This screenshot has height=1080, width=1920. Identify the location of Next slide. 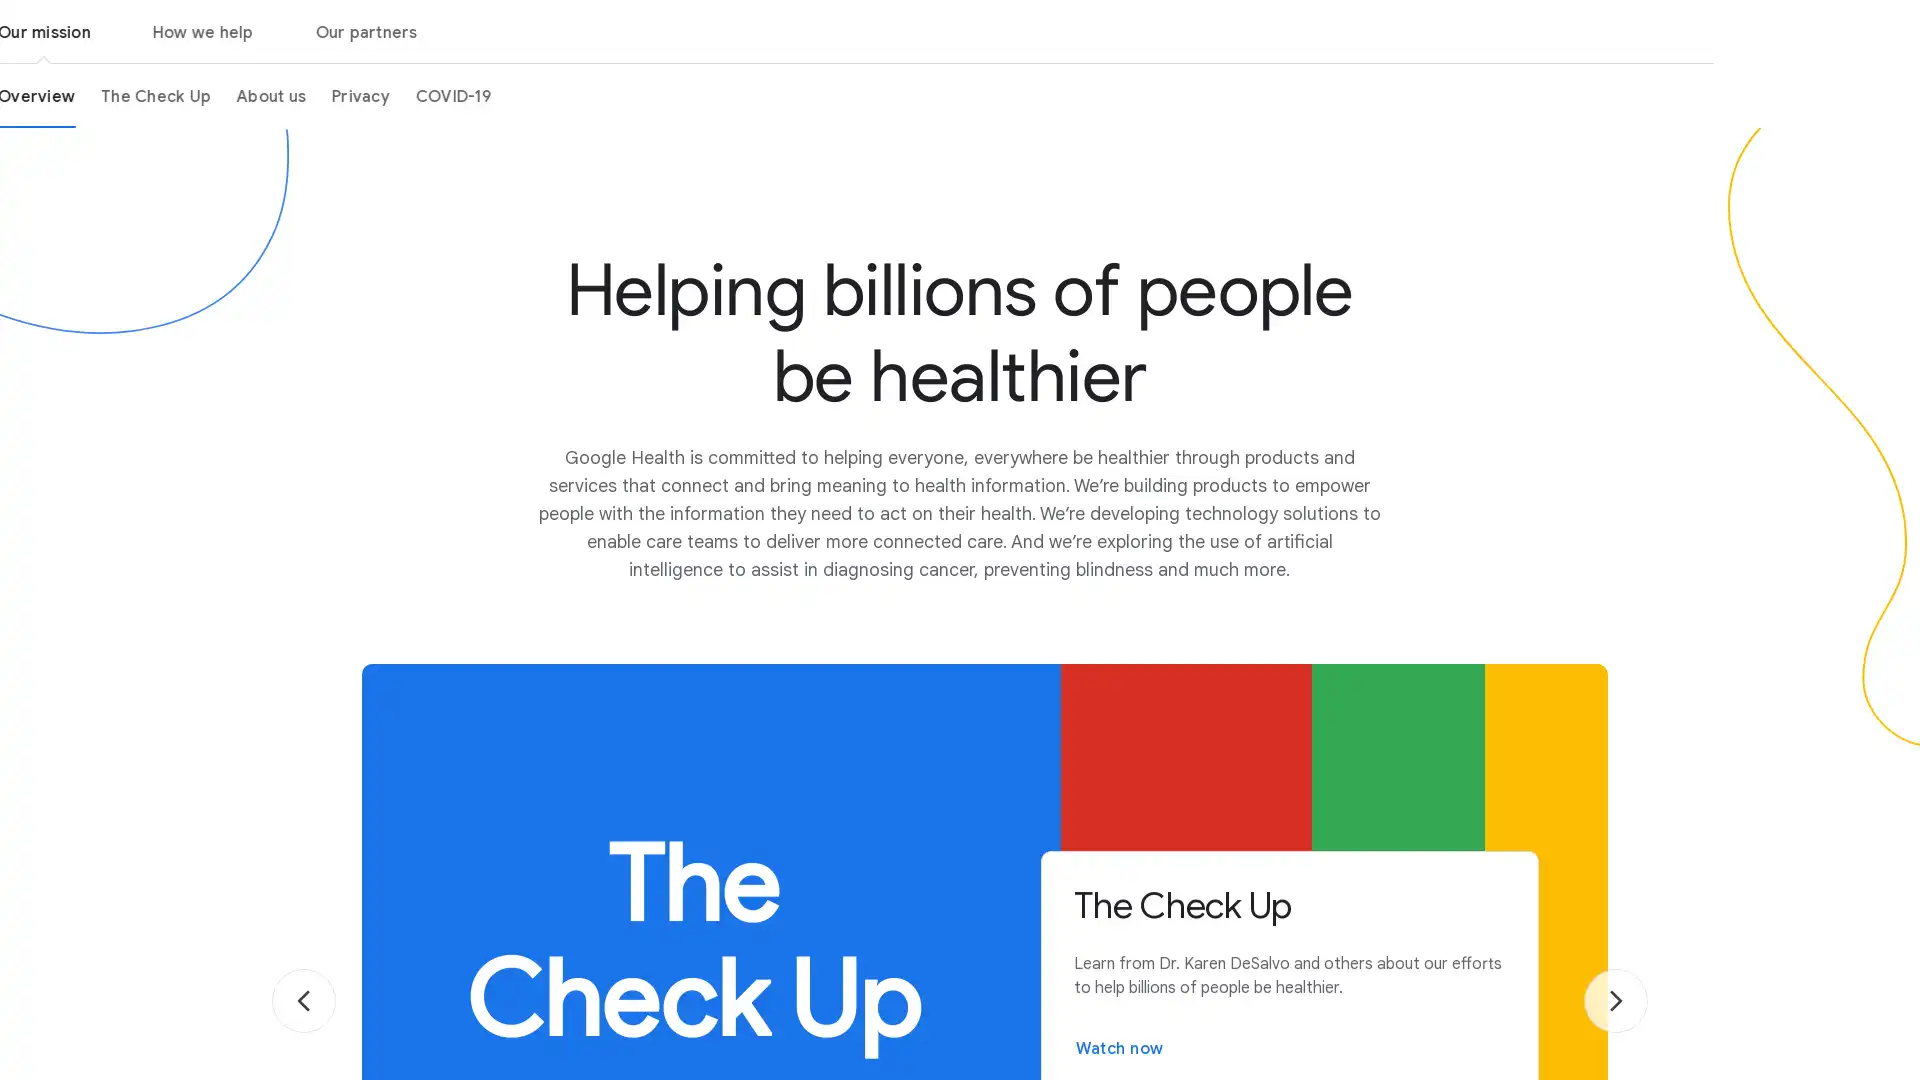
(1616, 1001).